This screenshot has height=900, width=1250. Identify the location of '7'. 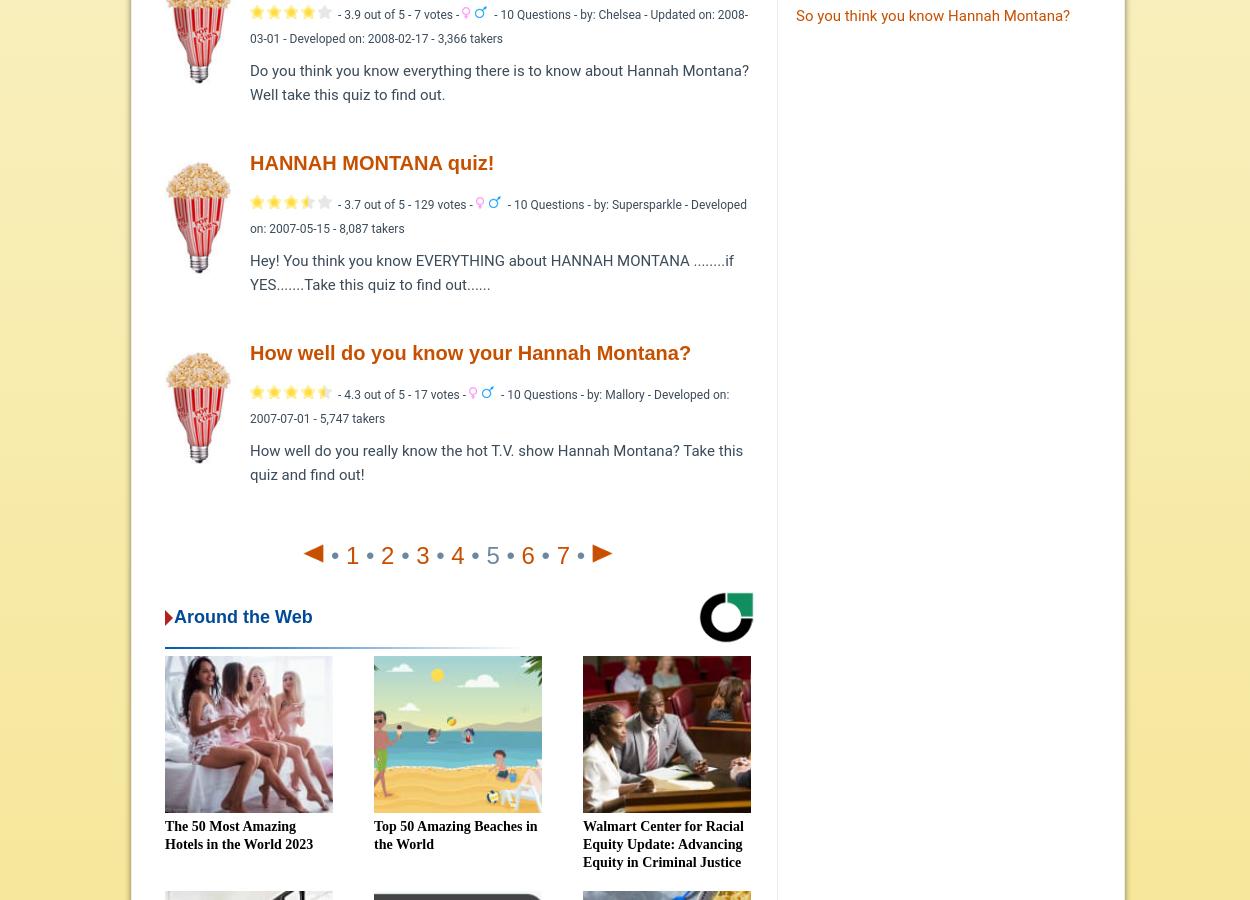
(562, 553).